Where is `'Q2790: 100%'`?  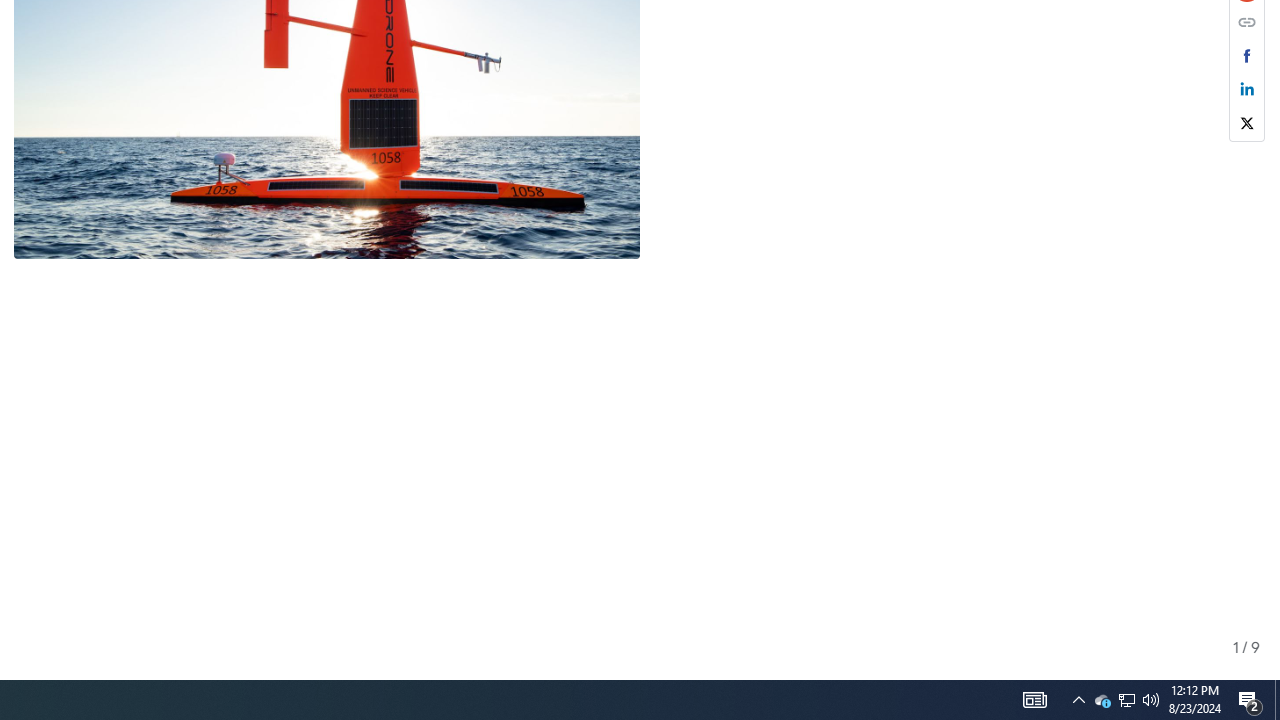
'Q2790: 100%' is located at coordinates (1101, 698).